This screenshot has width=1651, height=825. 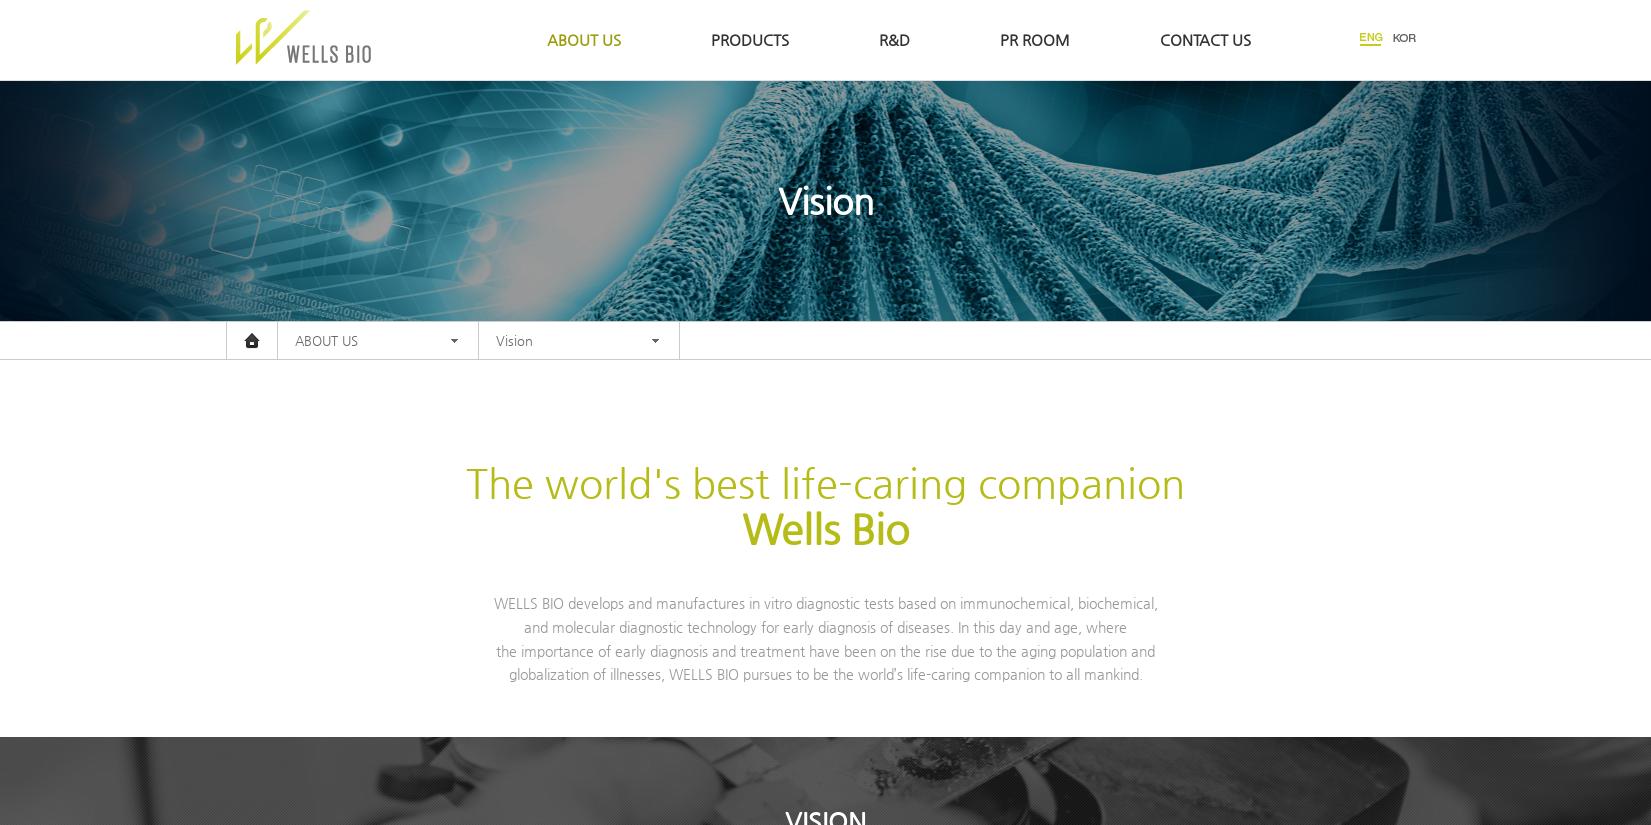 What do you see at coordinates (825, 601) in the screenshot?
I see `'WELLS BIO develops and manufactures in vitro diagnostic tests based on immunochemical, biochemical,'` at bounding box center [825, 601].